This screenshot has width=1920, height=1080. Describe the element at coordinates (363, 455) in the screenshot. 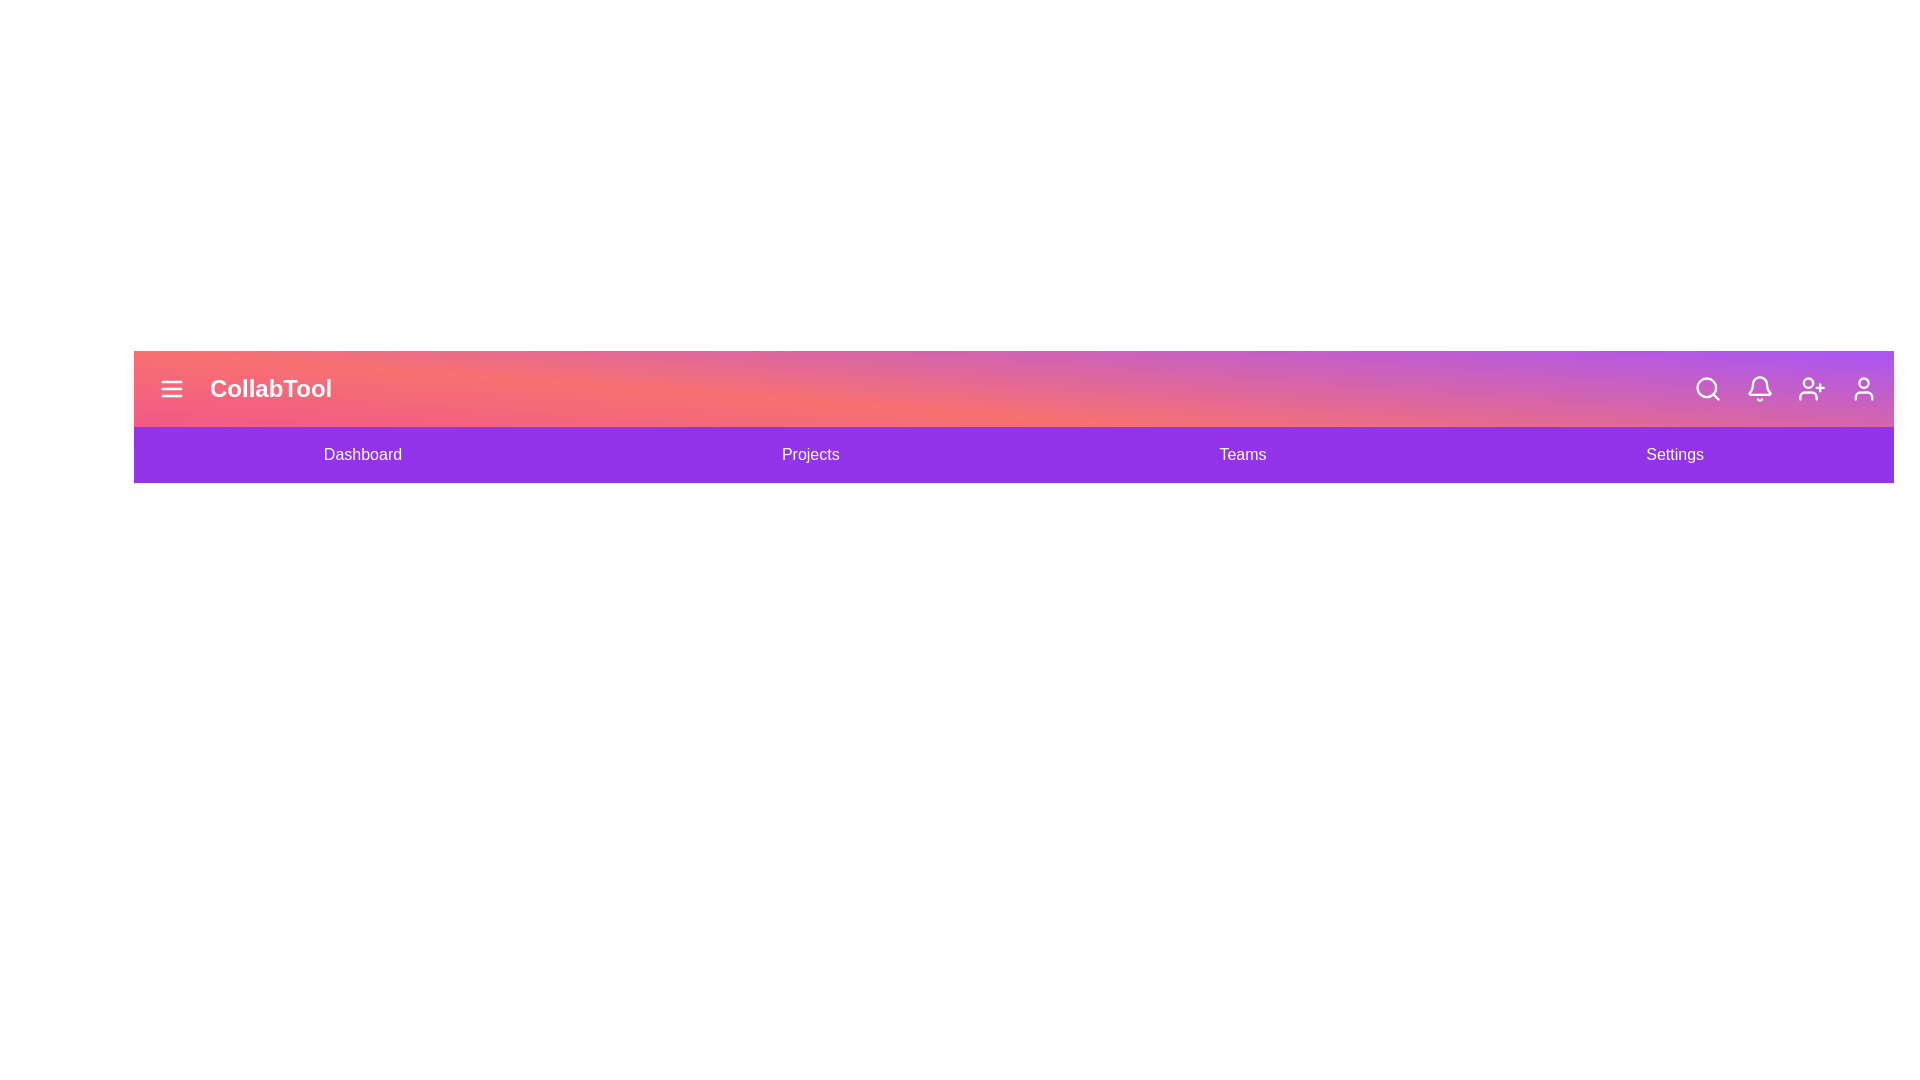

I see `the navigation link Dashboard` at that location.